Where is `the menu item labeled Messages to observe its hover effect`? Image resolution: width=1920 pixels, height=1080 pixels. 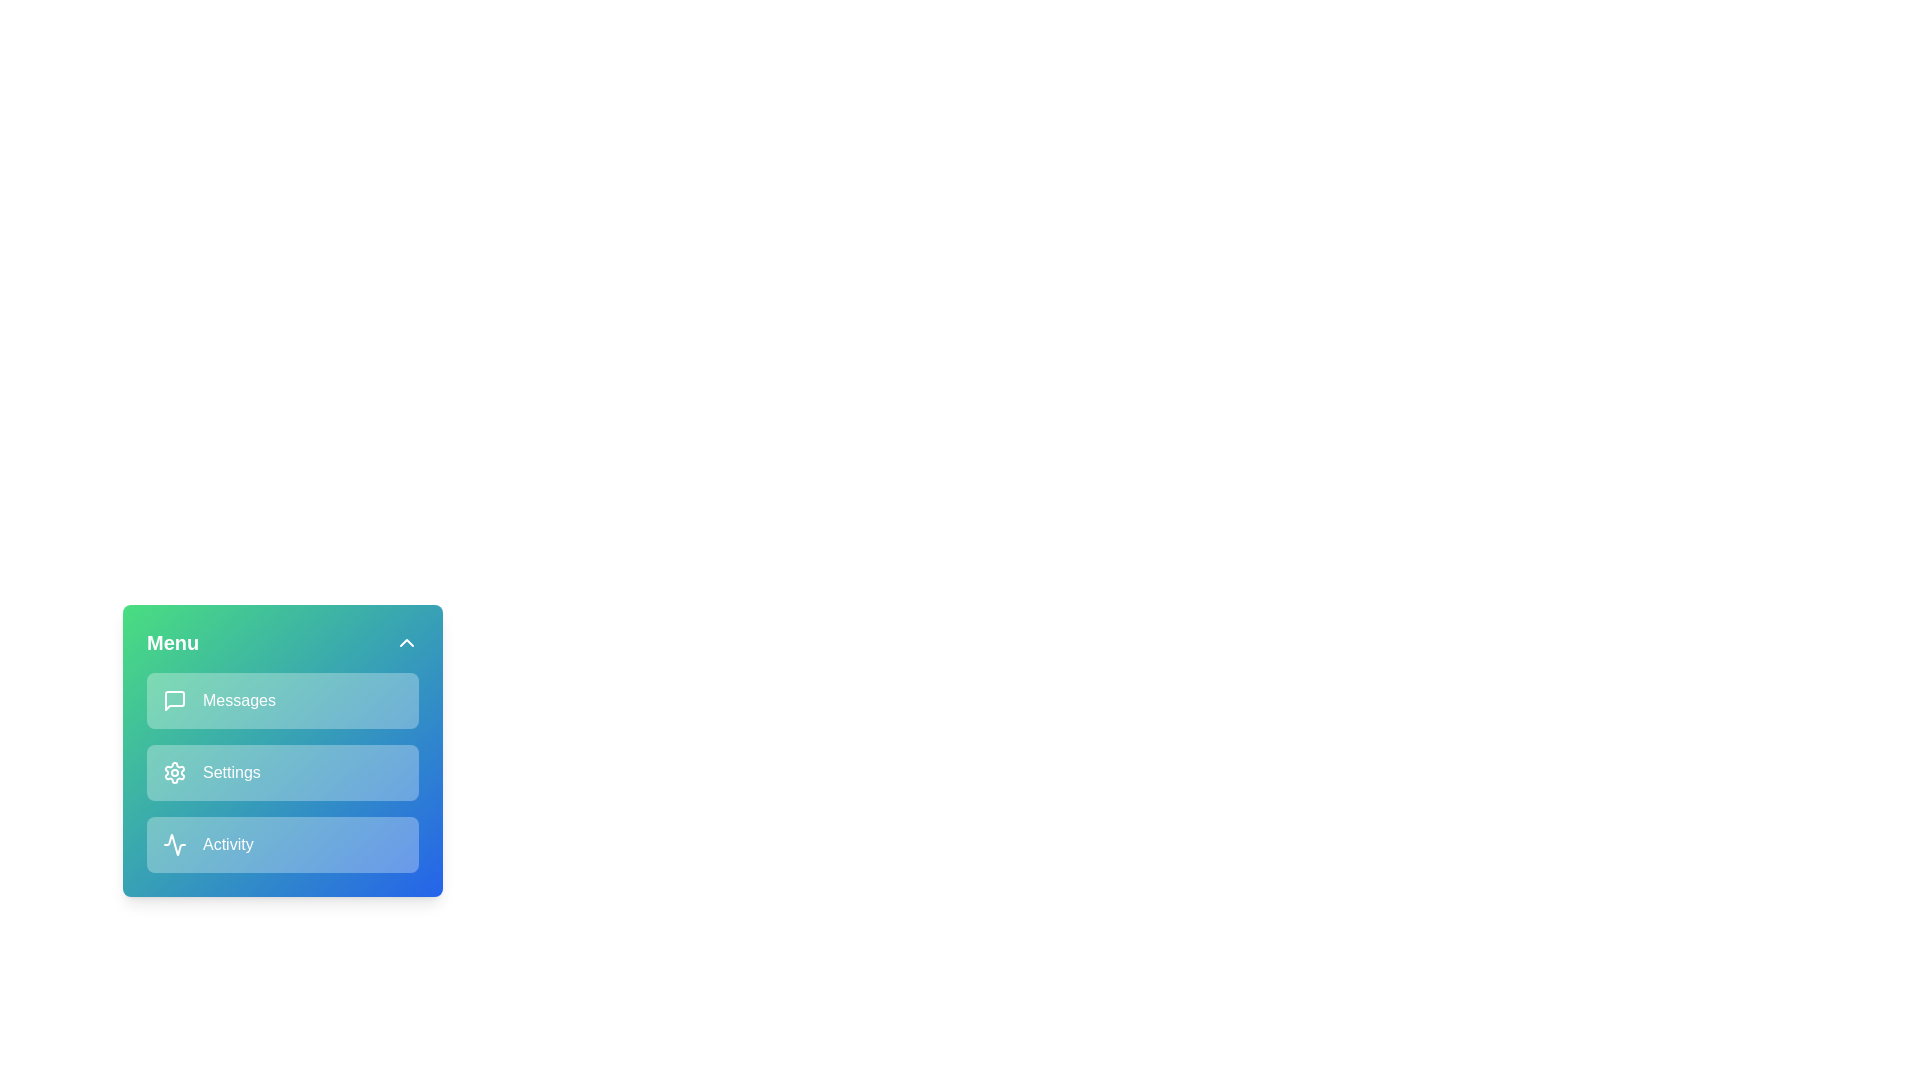 the menu item labeled Messages to observe its hover effect is located at coordinates (282, 700).